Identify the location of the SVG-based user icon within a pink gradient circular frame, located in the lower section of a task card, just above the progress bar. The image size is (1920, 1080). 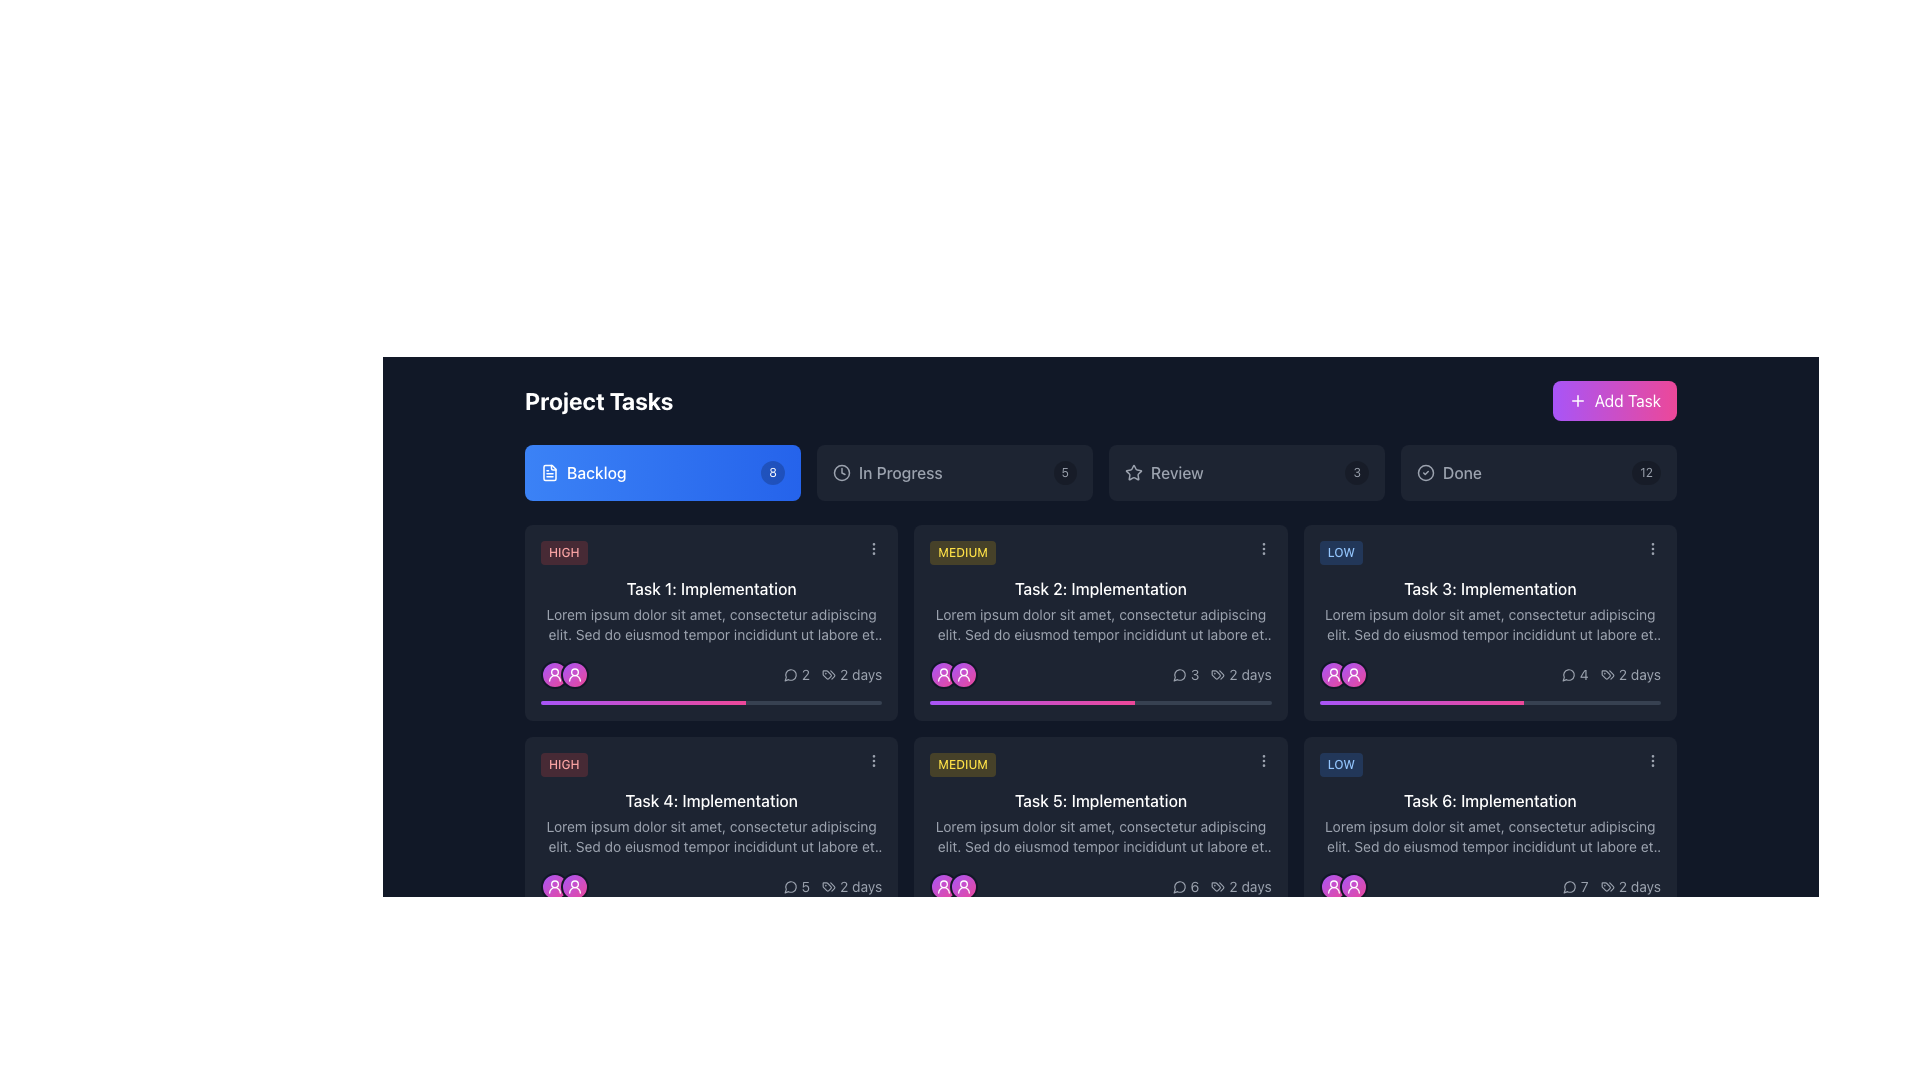
(943, 886).